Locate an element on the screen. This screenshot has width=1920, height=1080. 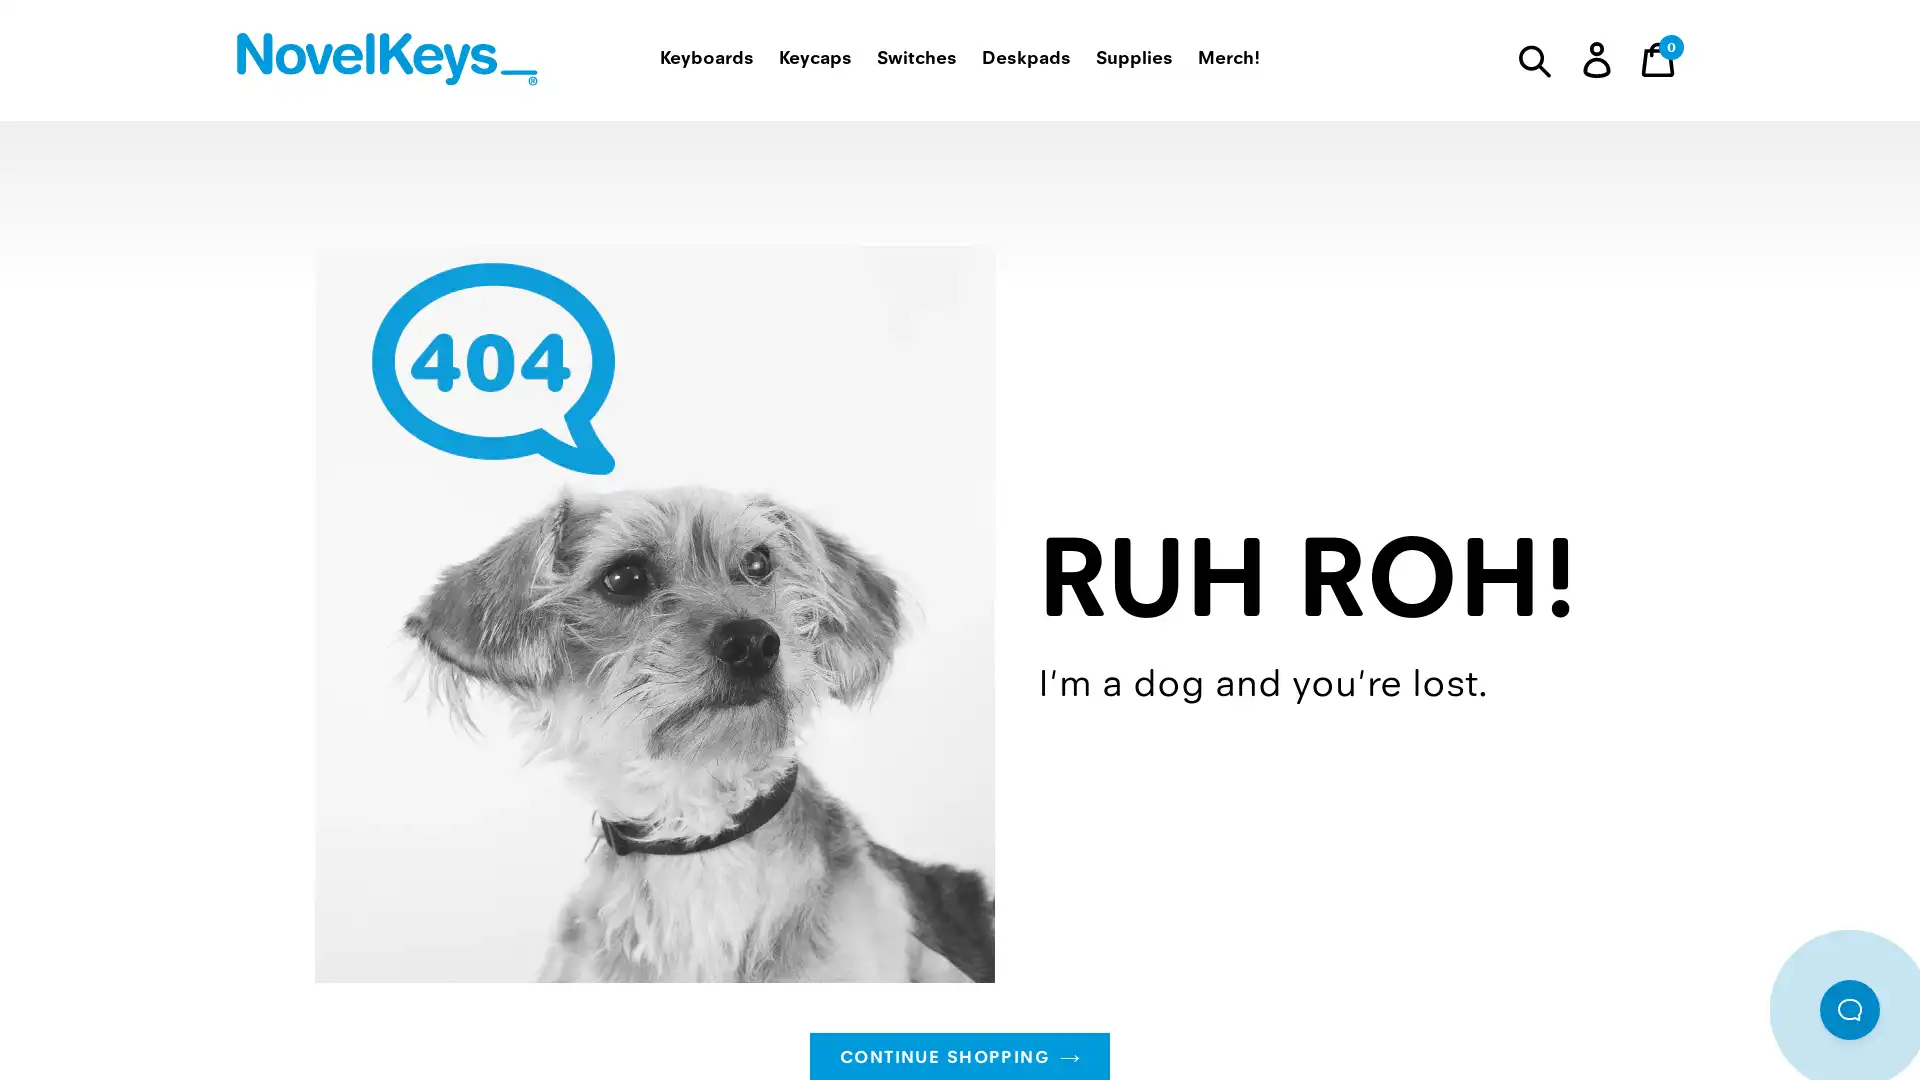
Submit is located at coordinates (1534, 58).